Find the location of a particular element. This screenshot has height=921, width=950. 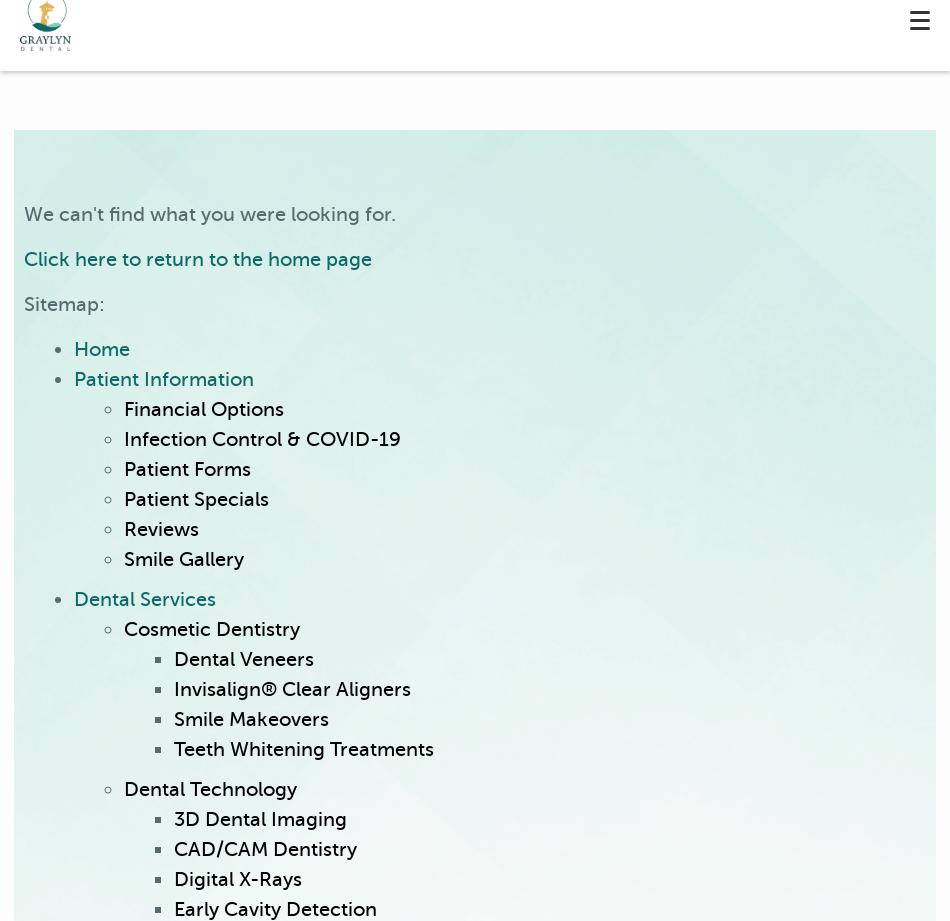

'Back' is located at coordinates (261, 163).